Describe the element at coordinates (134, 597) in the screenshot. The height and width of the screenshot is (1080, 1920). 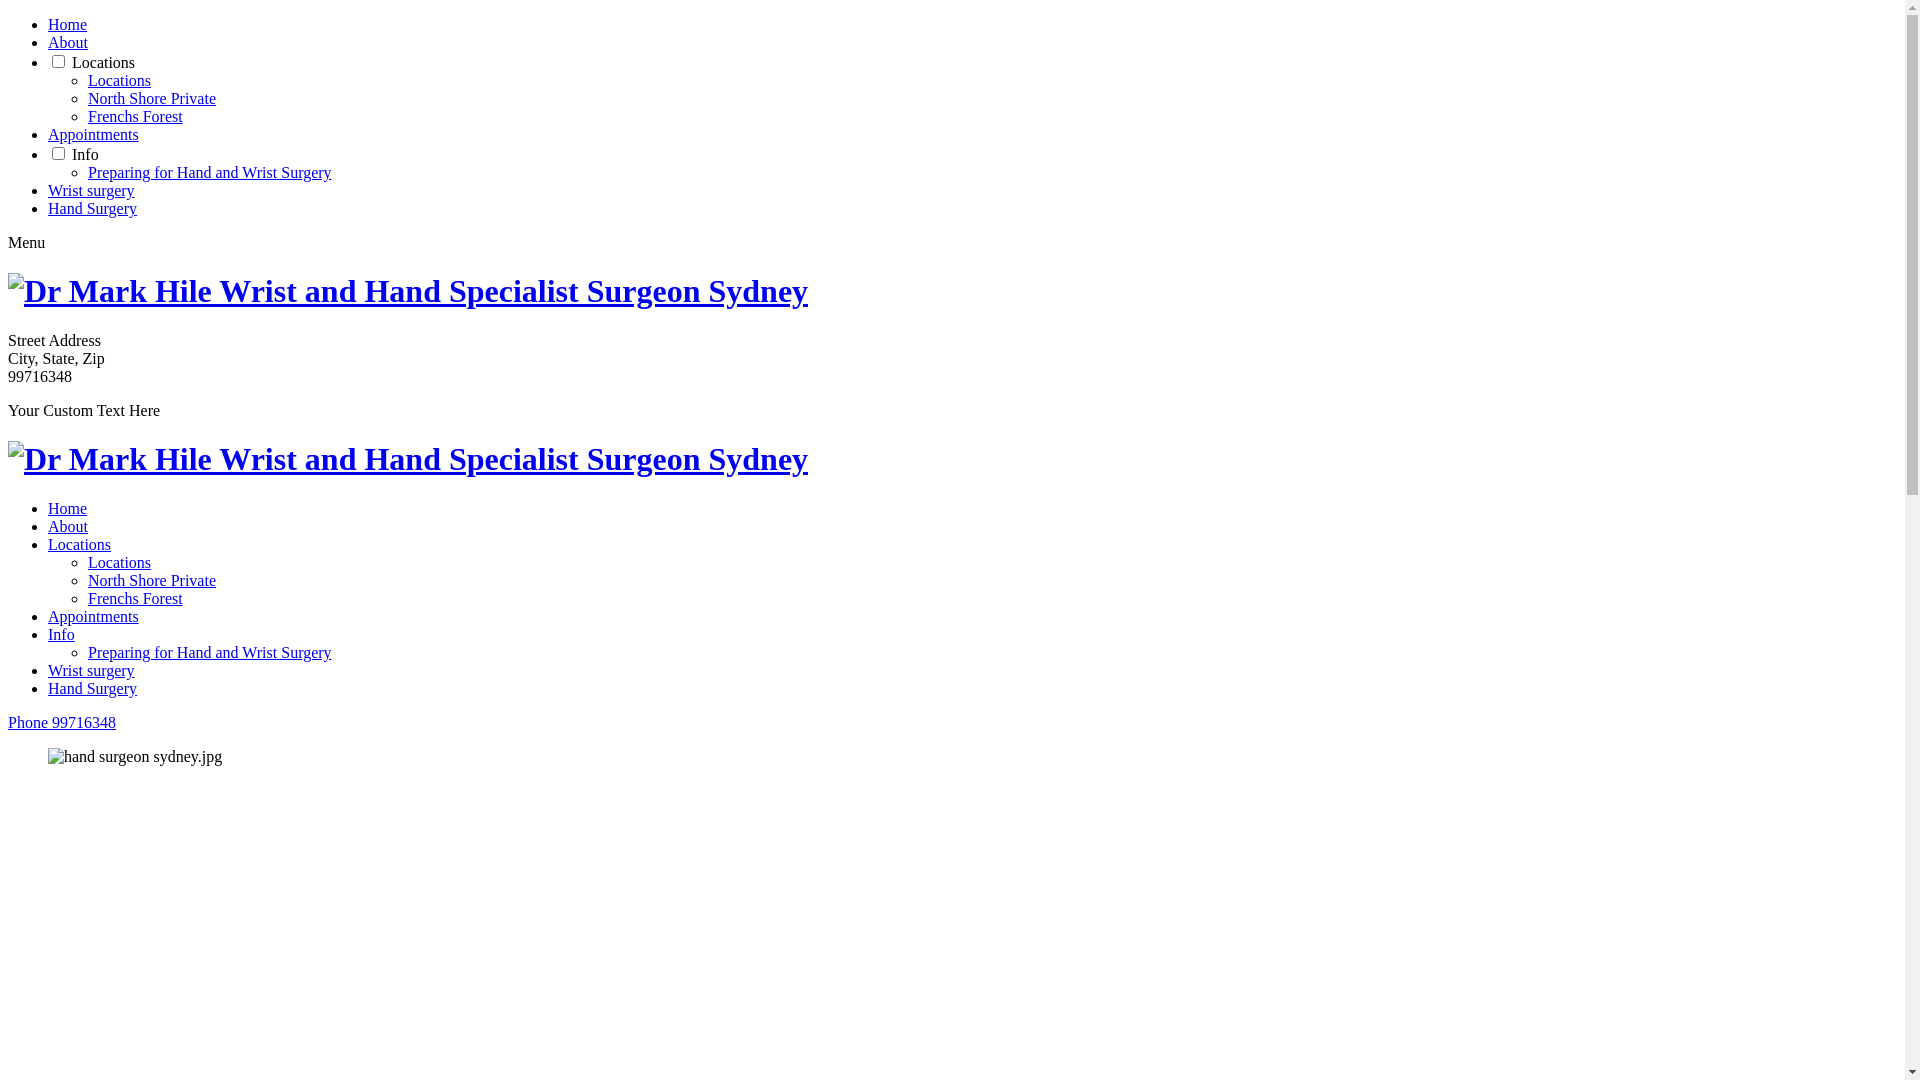
I see `'Frenchs Forest'` at that location.